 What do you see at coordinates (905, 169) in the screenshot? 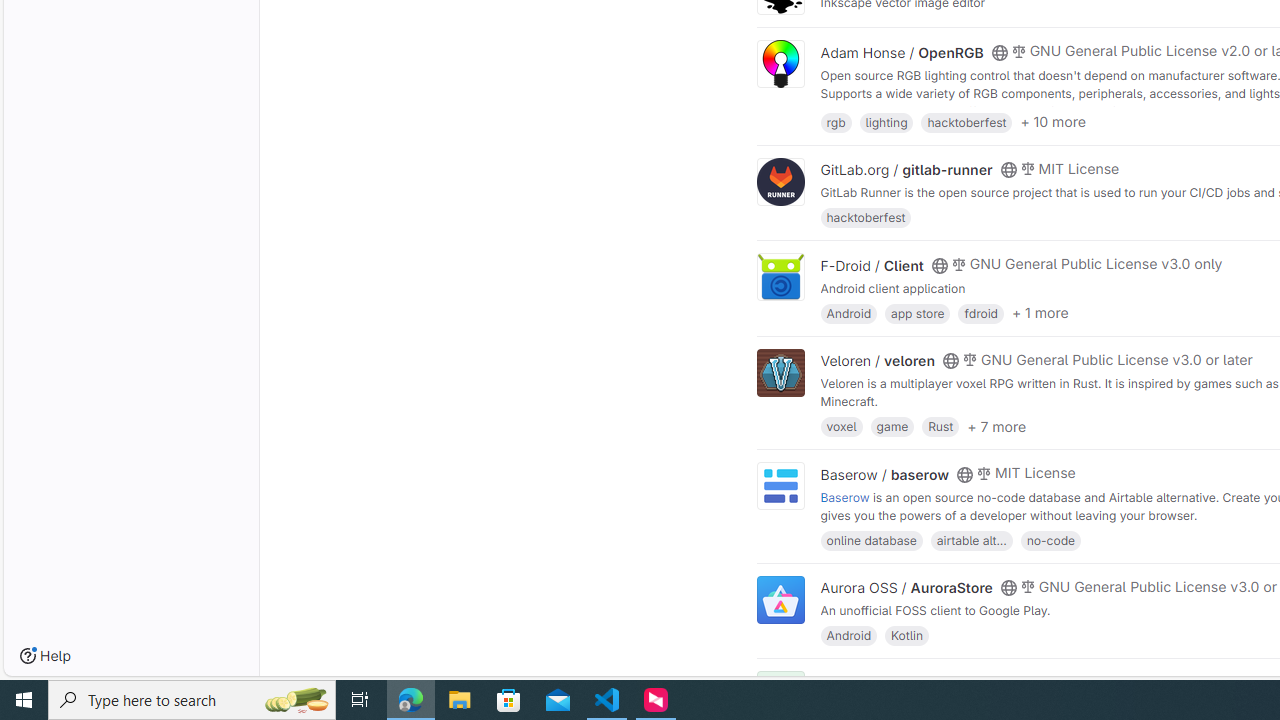
I see `'GitLab.org / gitlab-runner'` at bounding box center [905, 169].